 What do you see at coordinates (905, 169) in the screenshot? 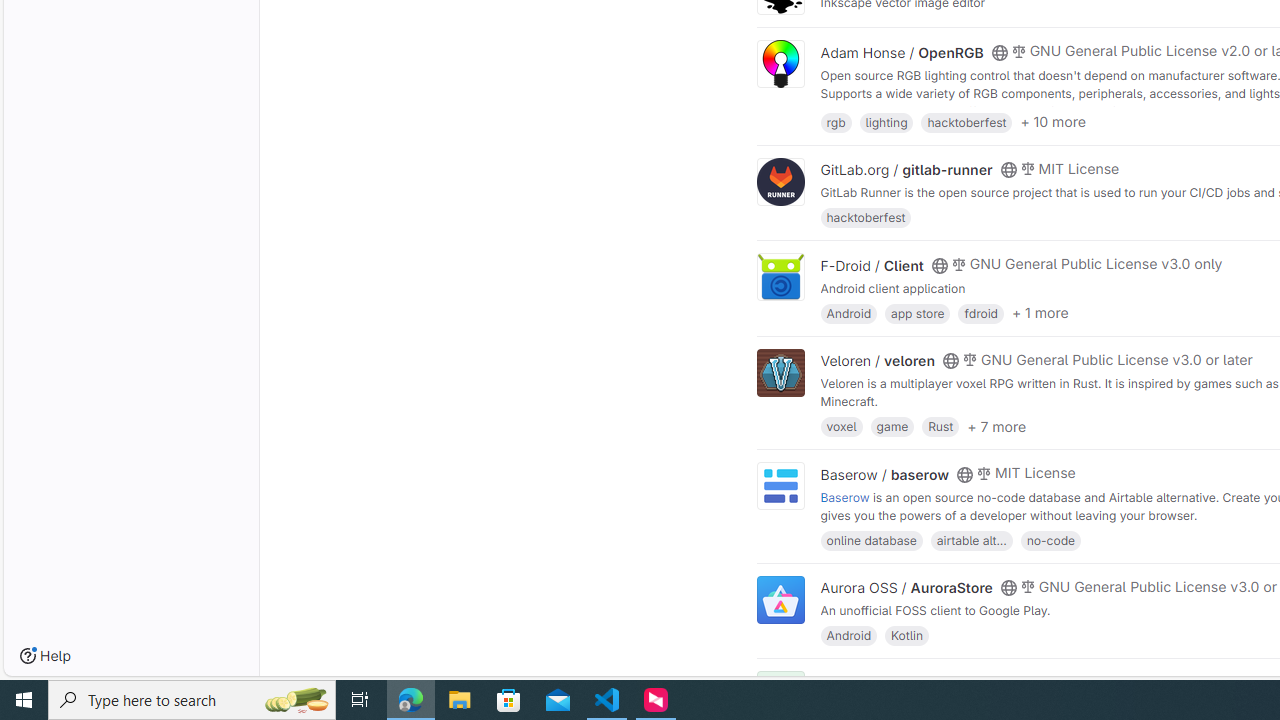
I see `'GitLab.org / gitlab-runner'` at bounding box center [905, 169].